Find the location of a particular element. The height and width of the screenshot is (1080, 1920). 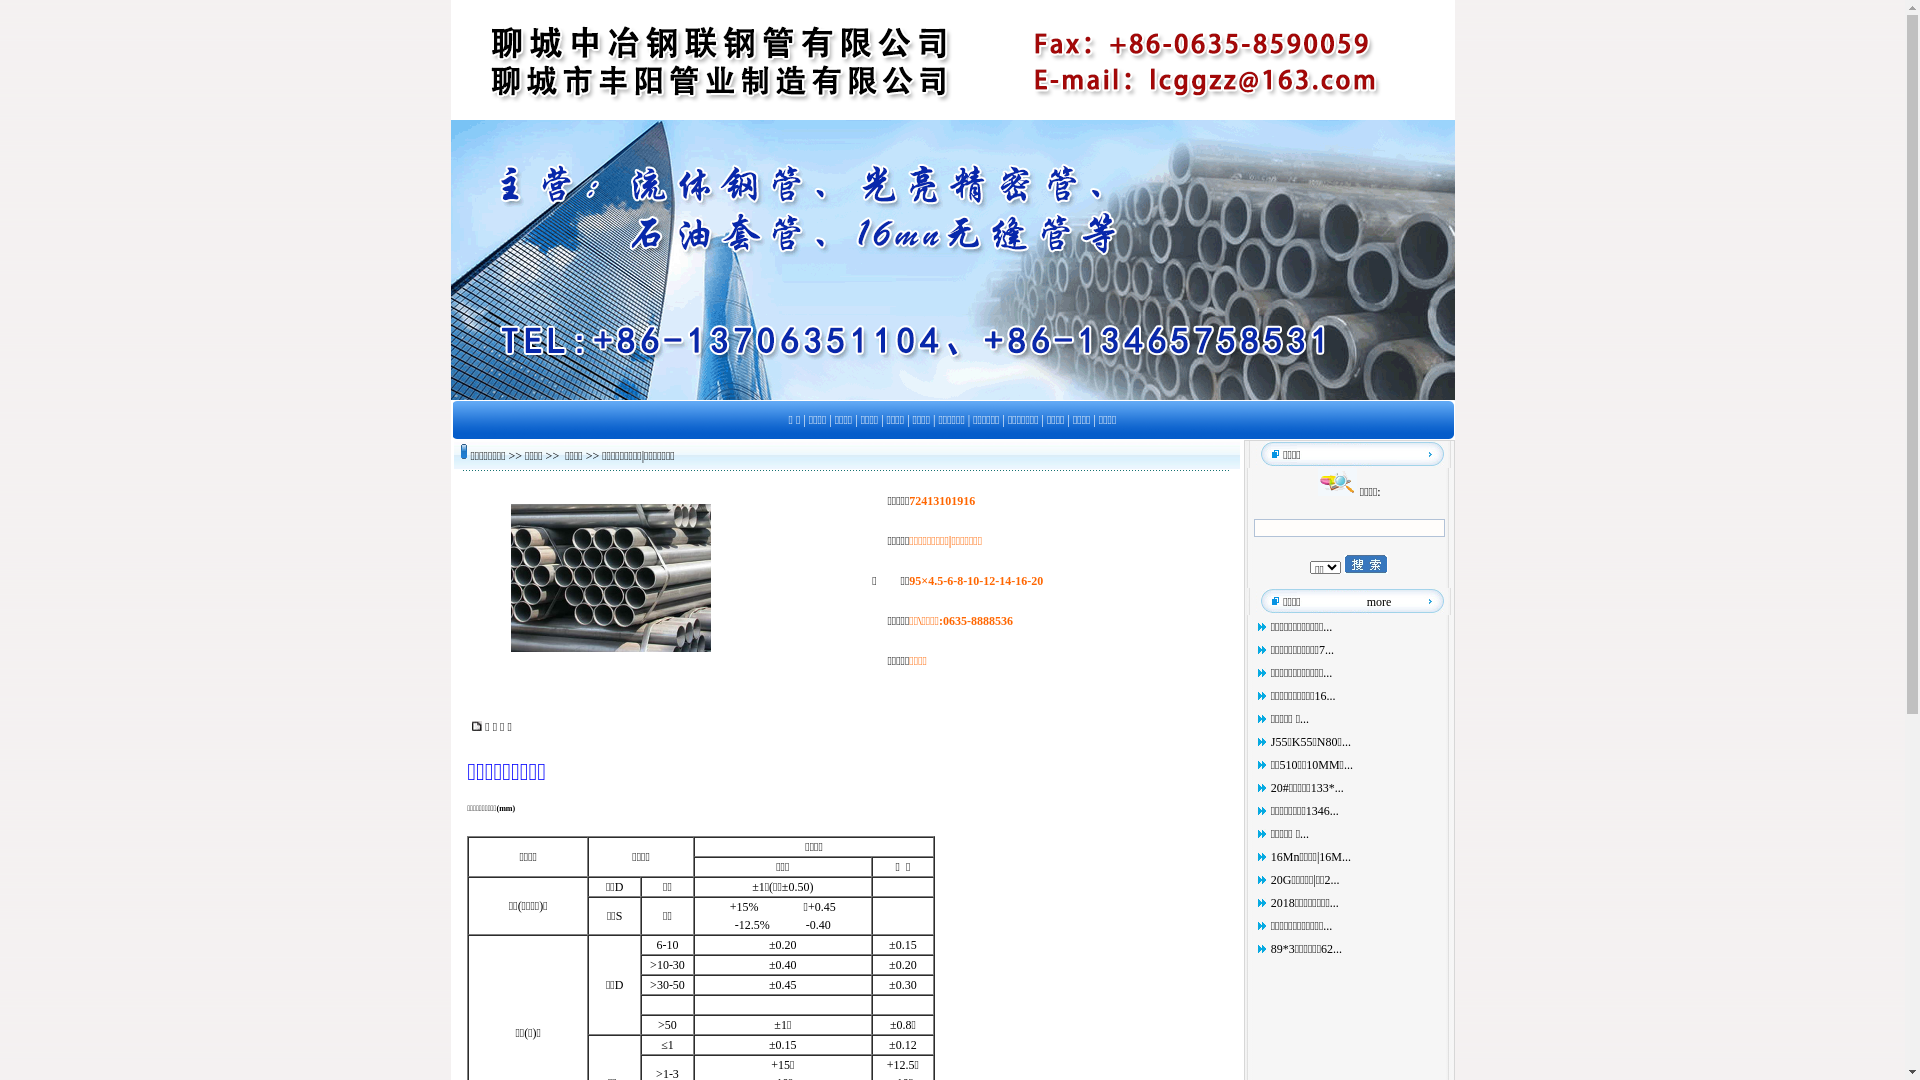

'more' is located at coordinates (1378, 600).